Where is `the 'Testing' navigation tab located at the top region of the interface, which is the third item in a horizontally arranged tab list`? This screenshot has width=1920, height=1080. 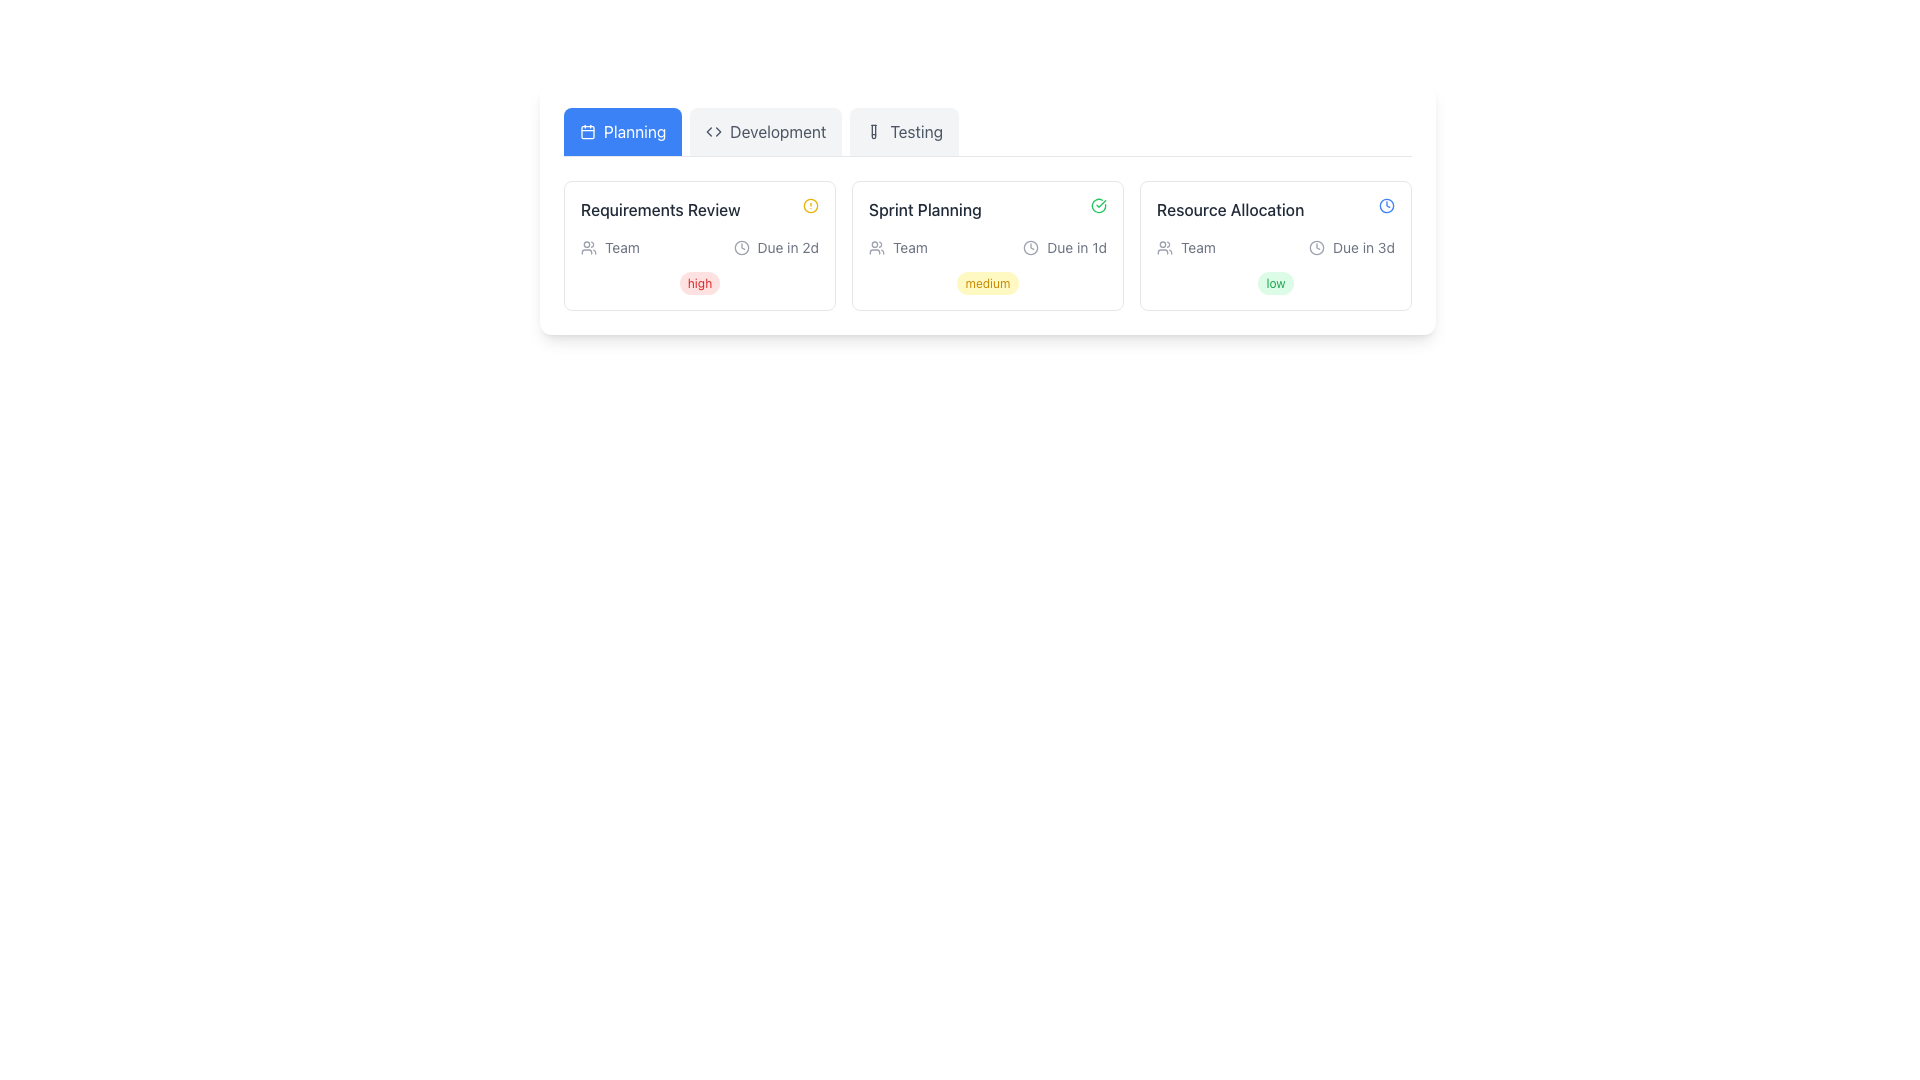
the 'Testing' navigation tab located at the top region of the interface, which is the third item in a horizontally arranged tab list is located at coordinates (903, 131).